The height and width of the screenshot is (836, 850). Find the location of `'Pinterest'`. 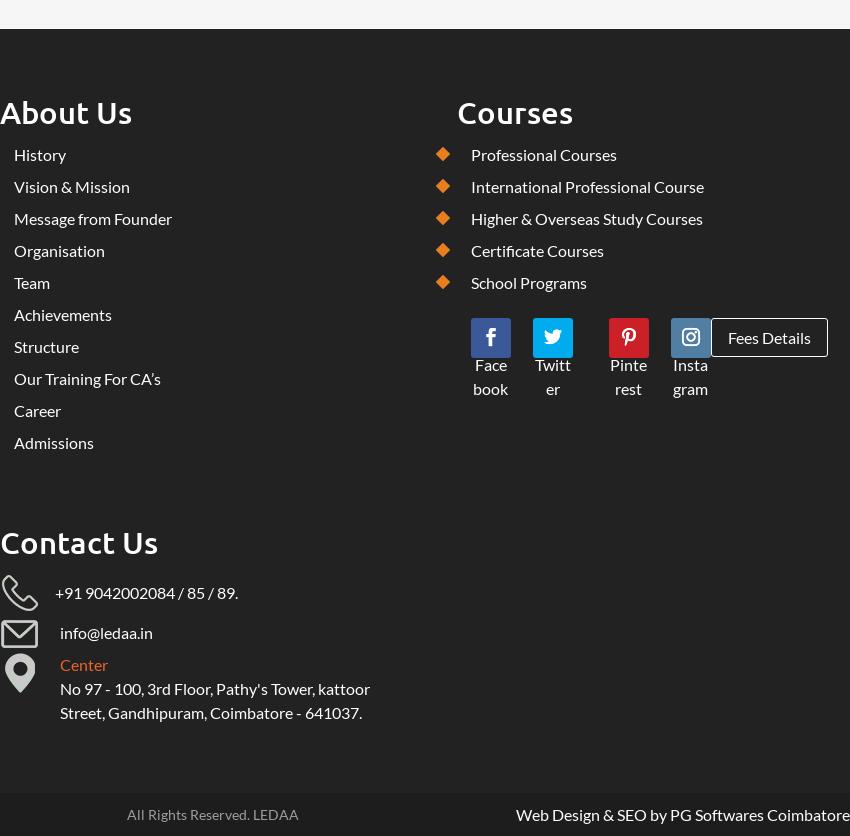

'Pinterest' is located at coordinates (627, 375).